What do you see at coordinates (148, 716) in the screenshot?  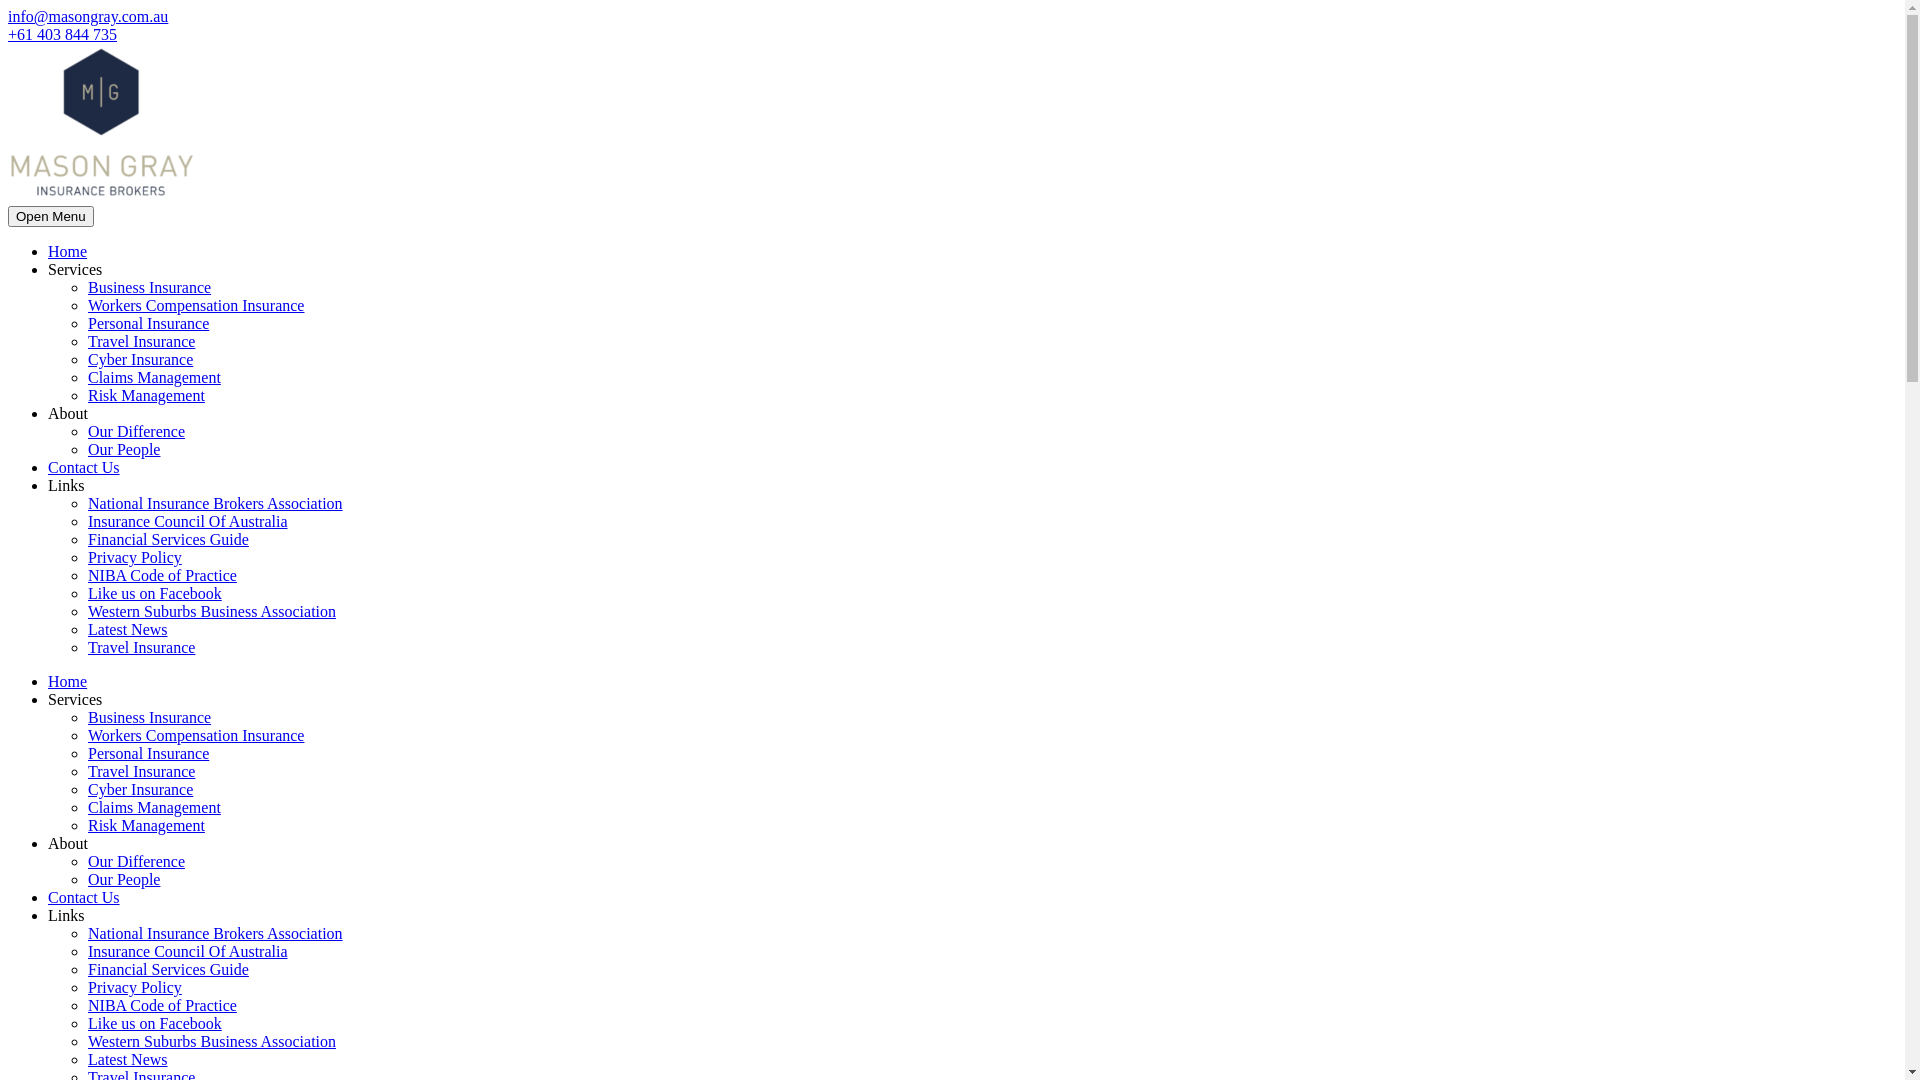 I see `'Business Insurance'` at bounding box center [148, 716].